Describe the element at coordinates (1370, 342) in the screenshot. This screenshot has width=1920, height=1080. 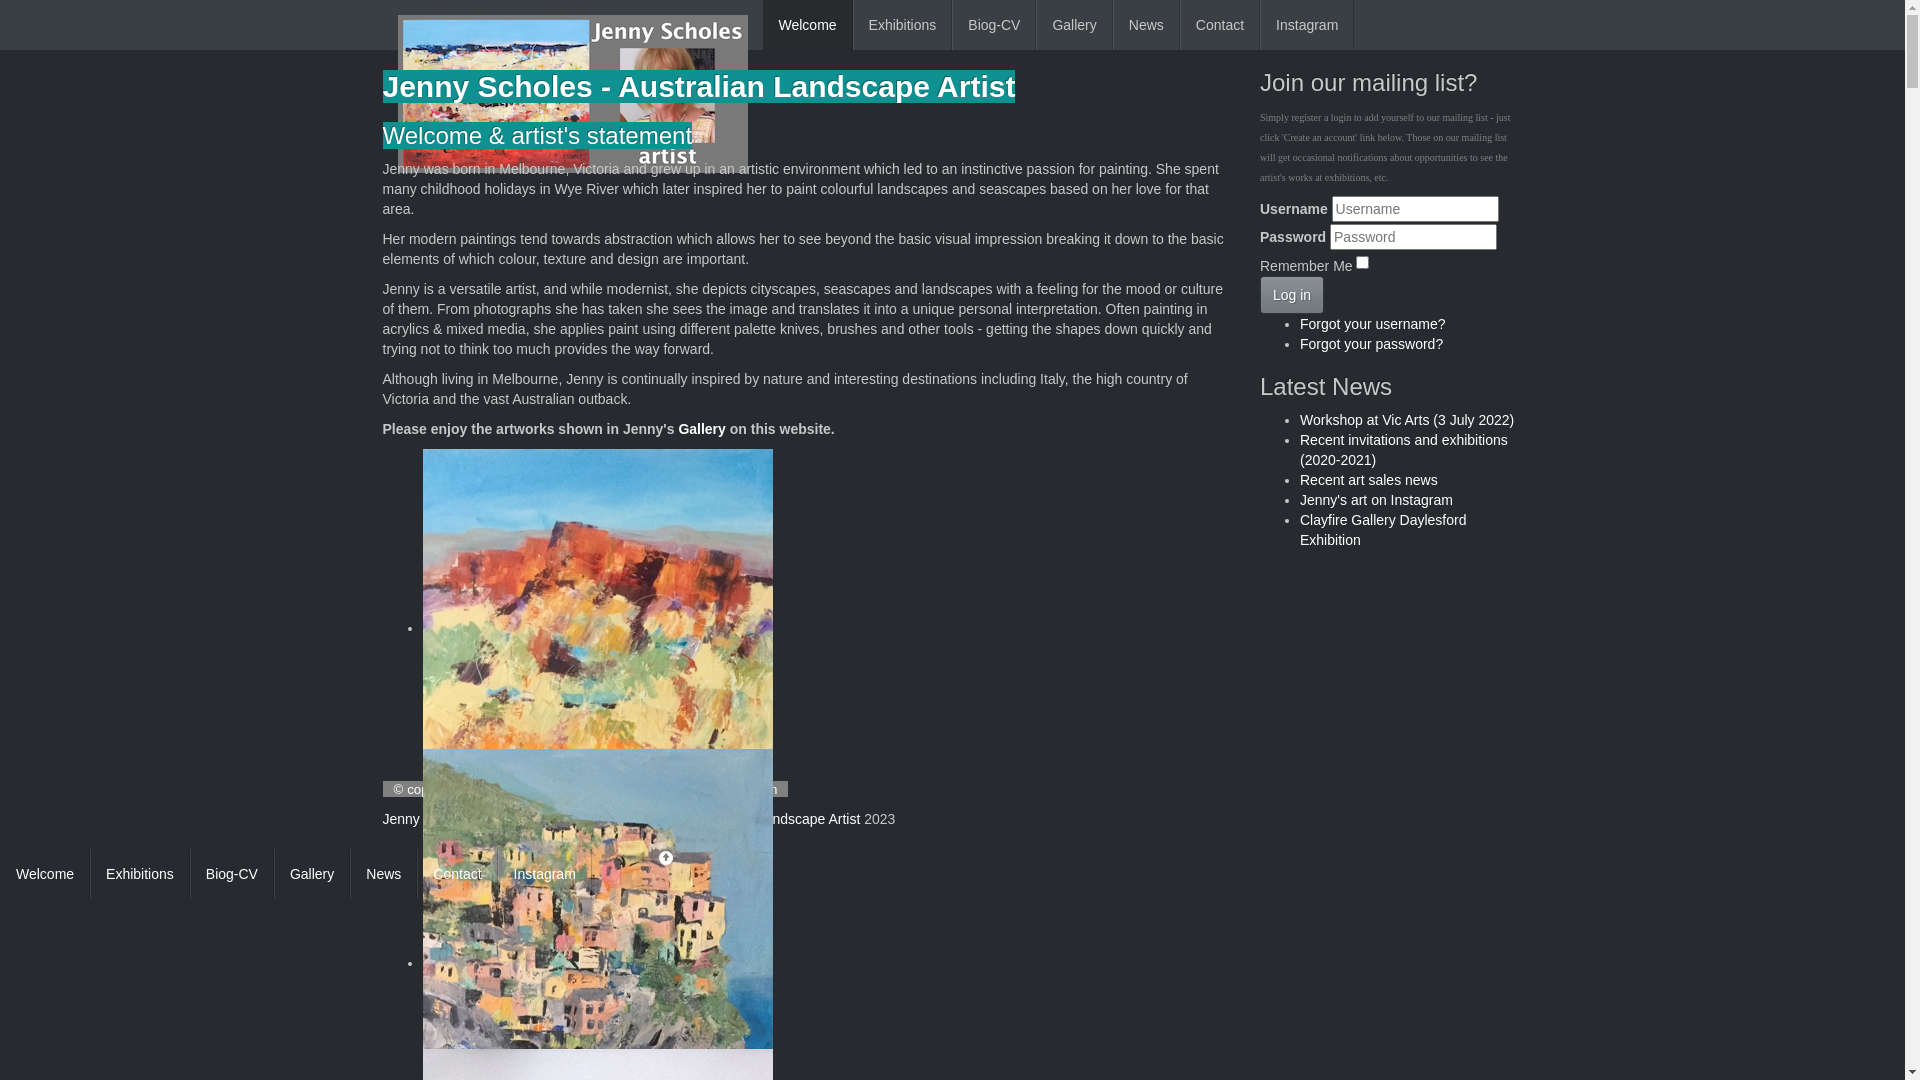
I see `'Forgot your password?'` at that location.